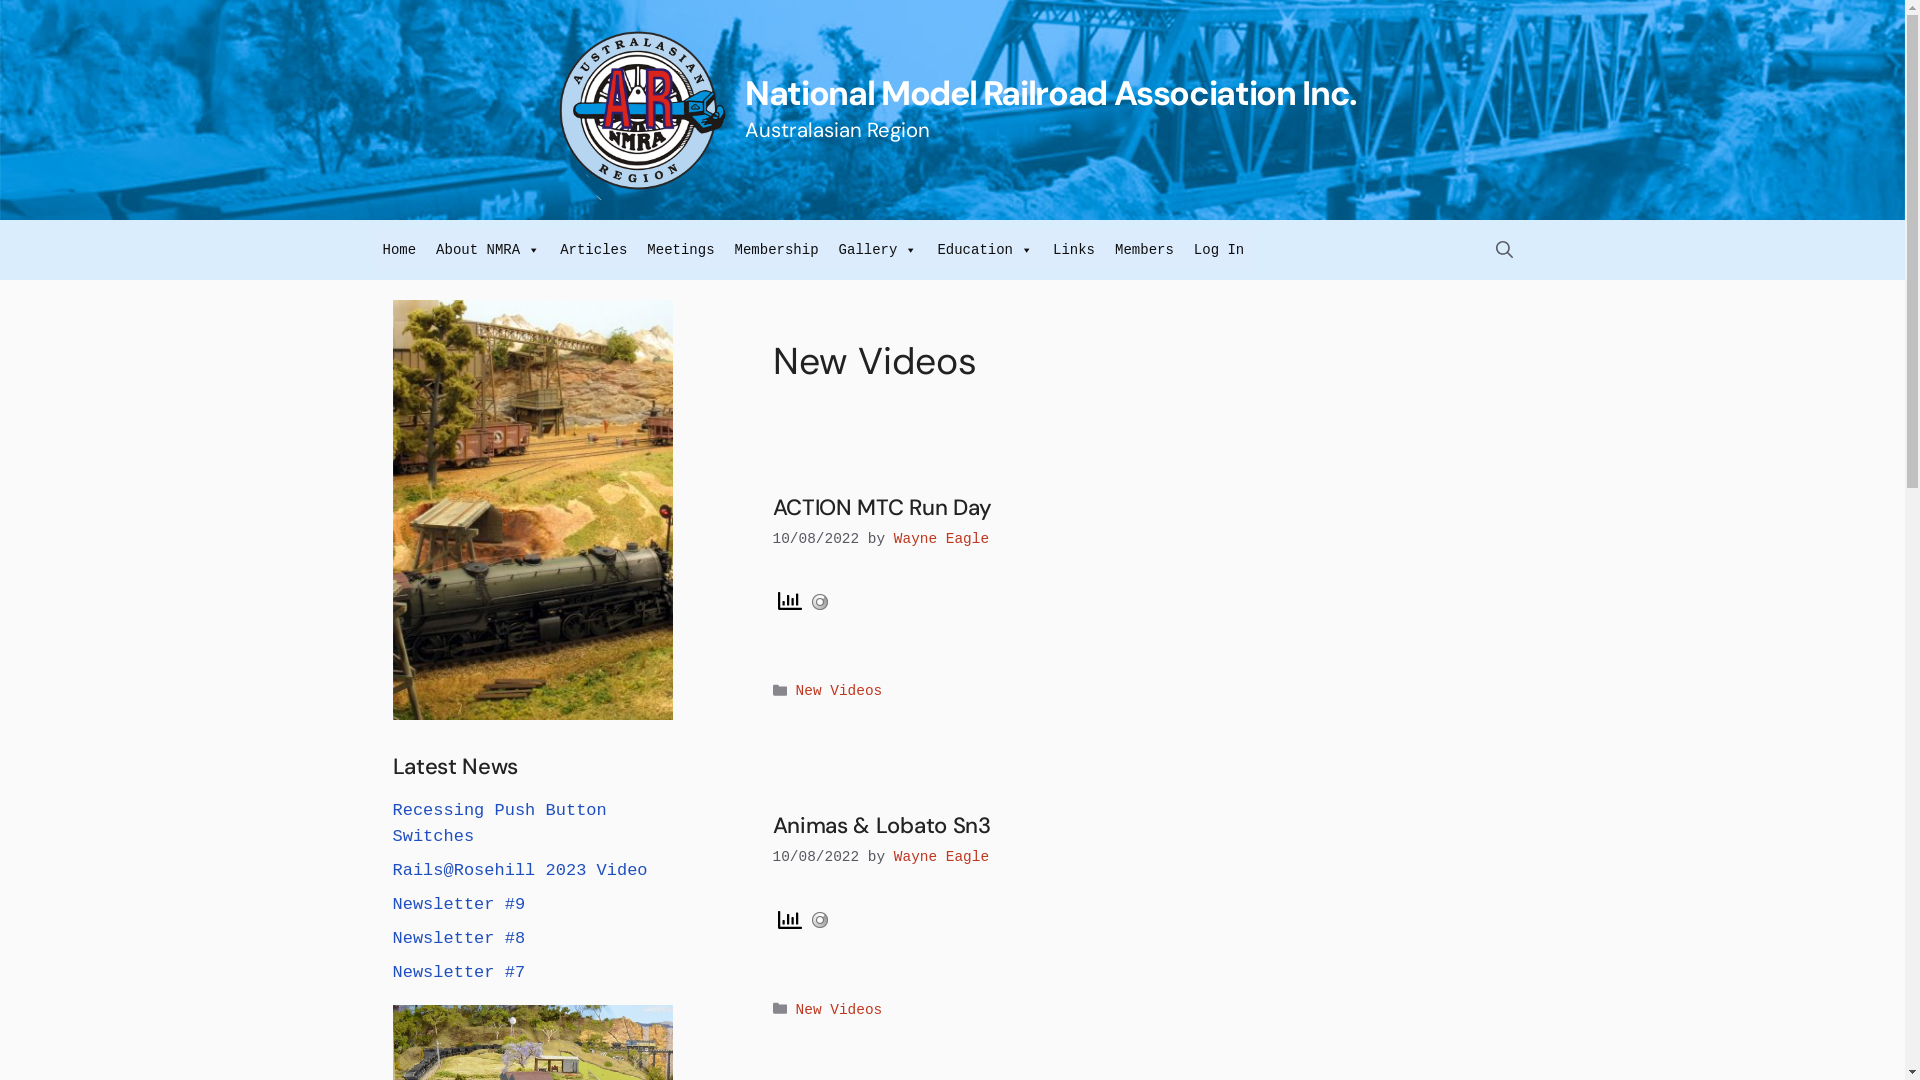  Describe the element at coordinates (776, 249) in the screenshot. I see `'Membership'` at that location.